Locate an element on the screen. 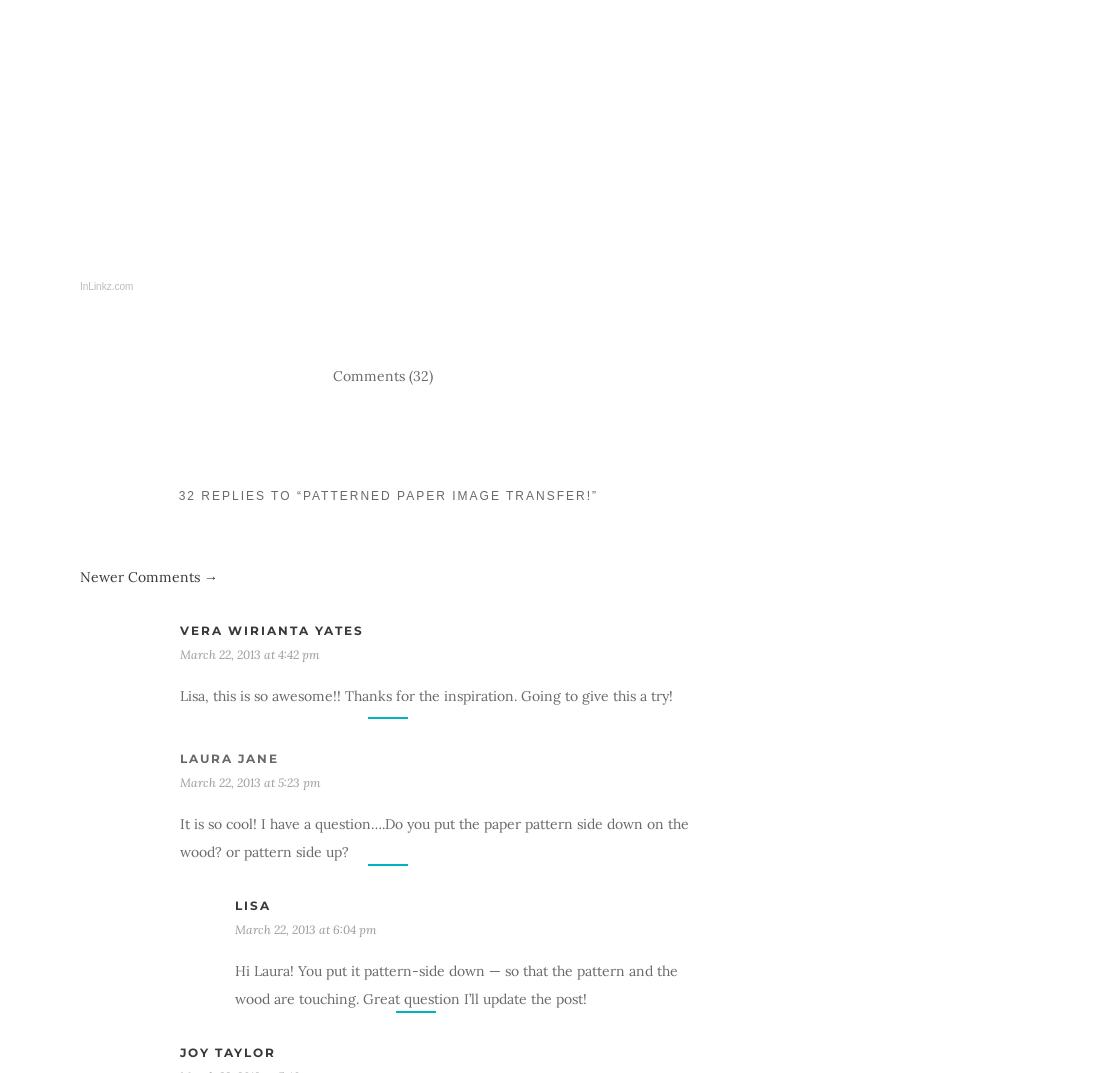 This screenshot has height=1073, width=1100. 'March 22, 2013 at 5:23 pm' is located at coordinates (250, 781).